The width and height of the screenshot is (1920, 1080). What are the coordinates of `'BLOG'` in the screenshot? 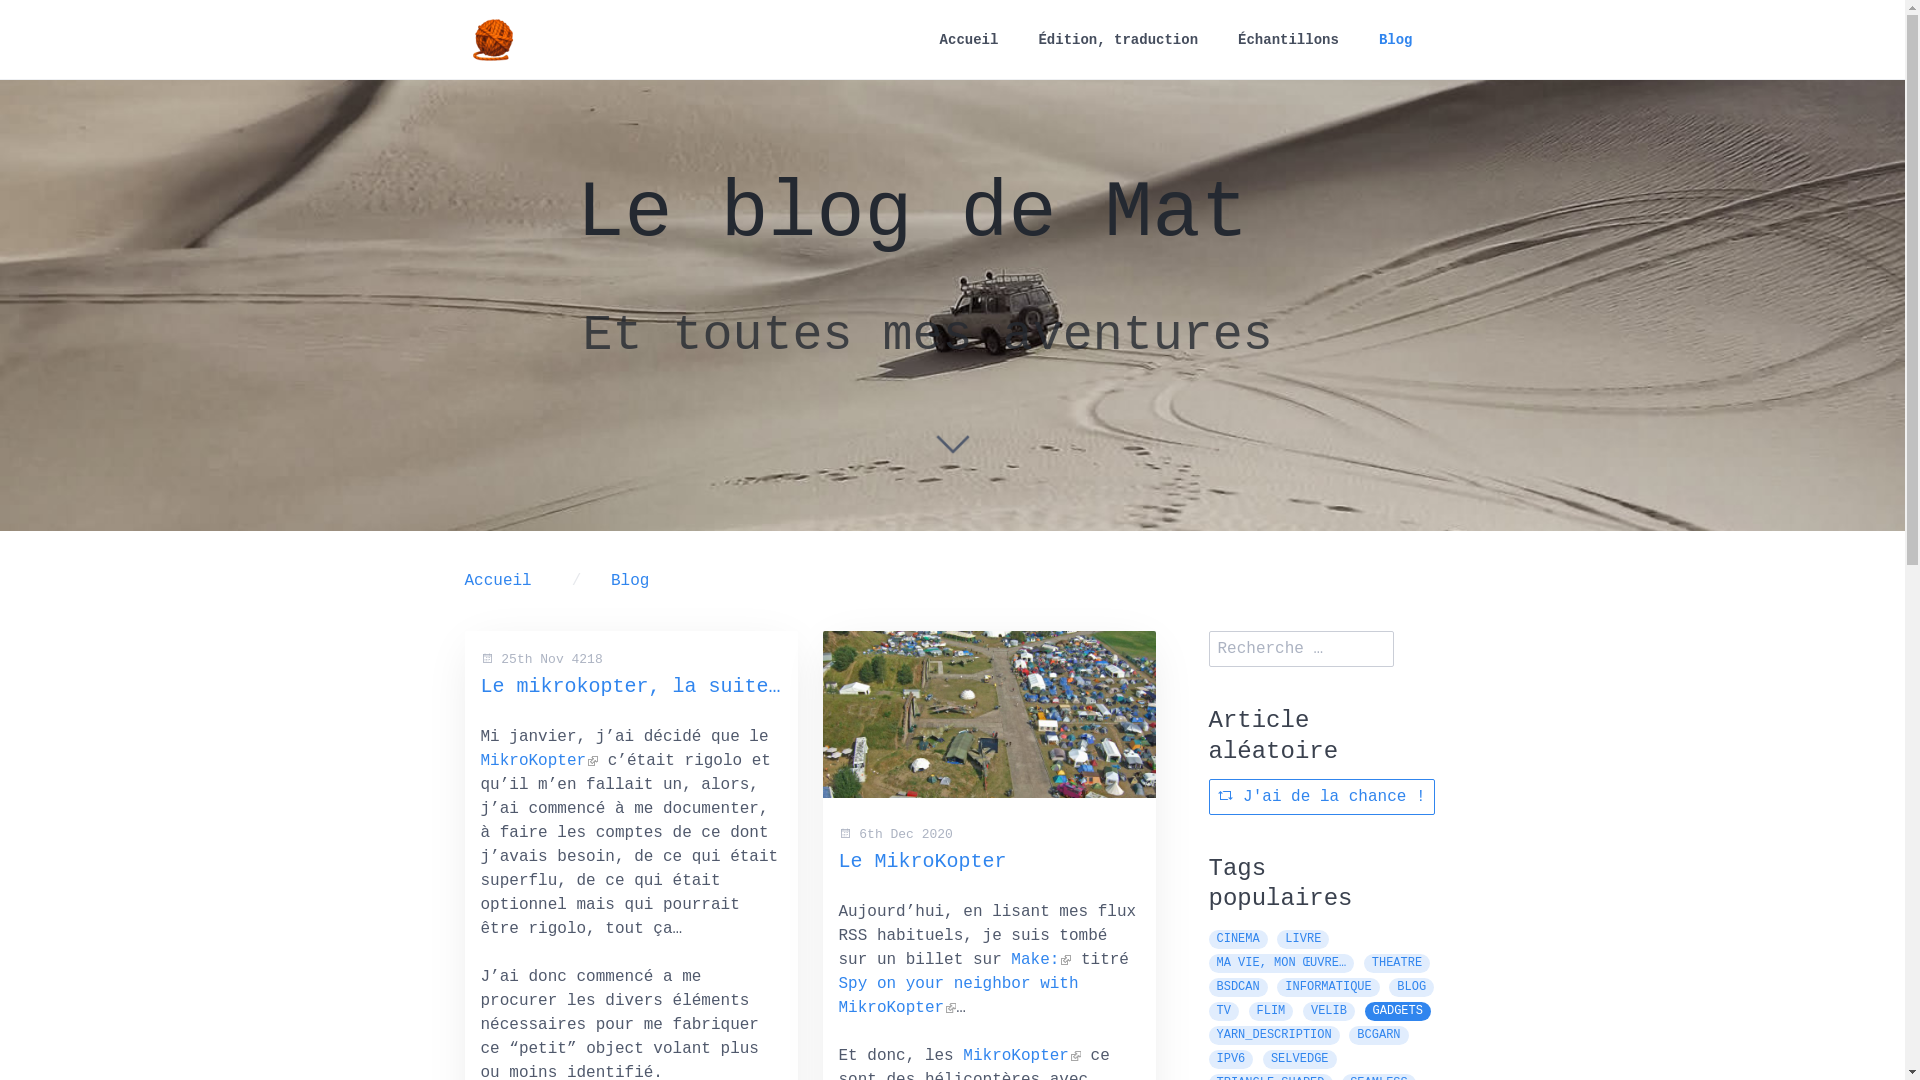 It's located at (1410, 986).